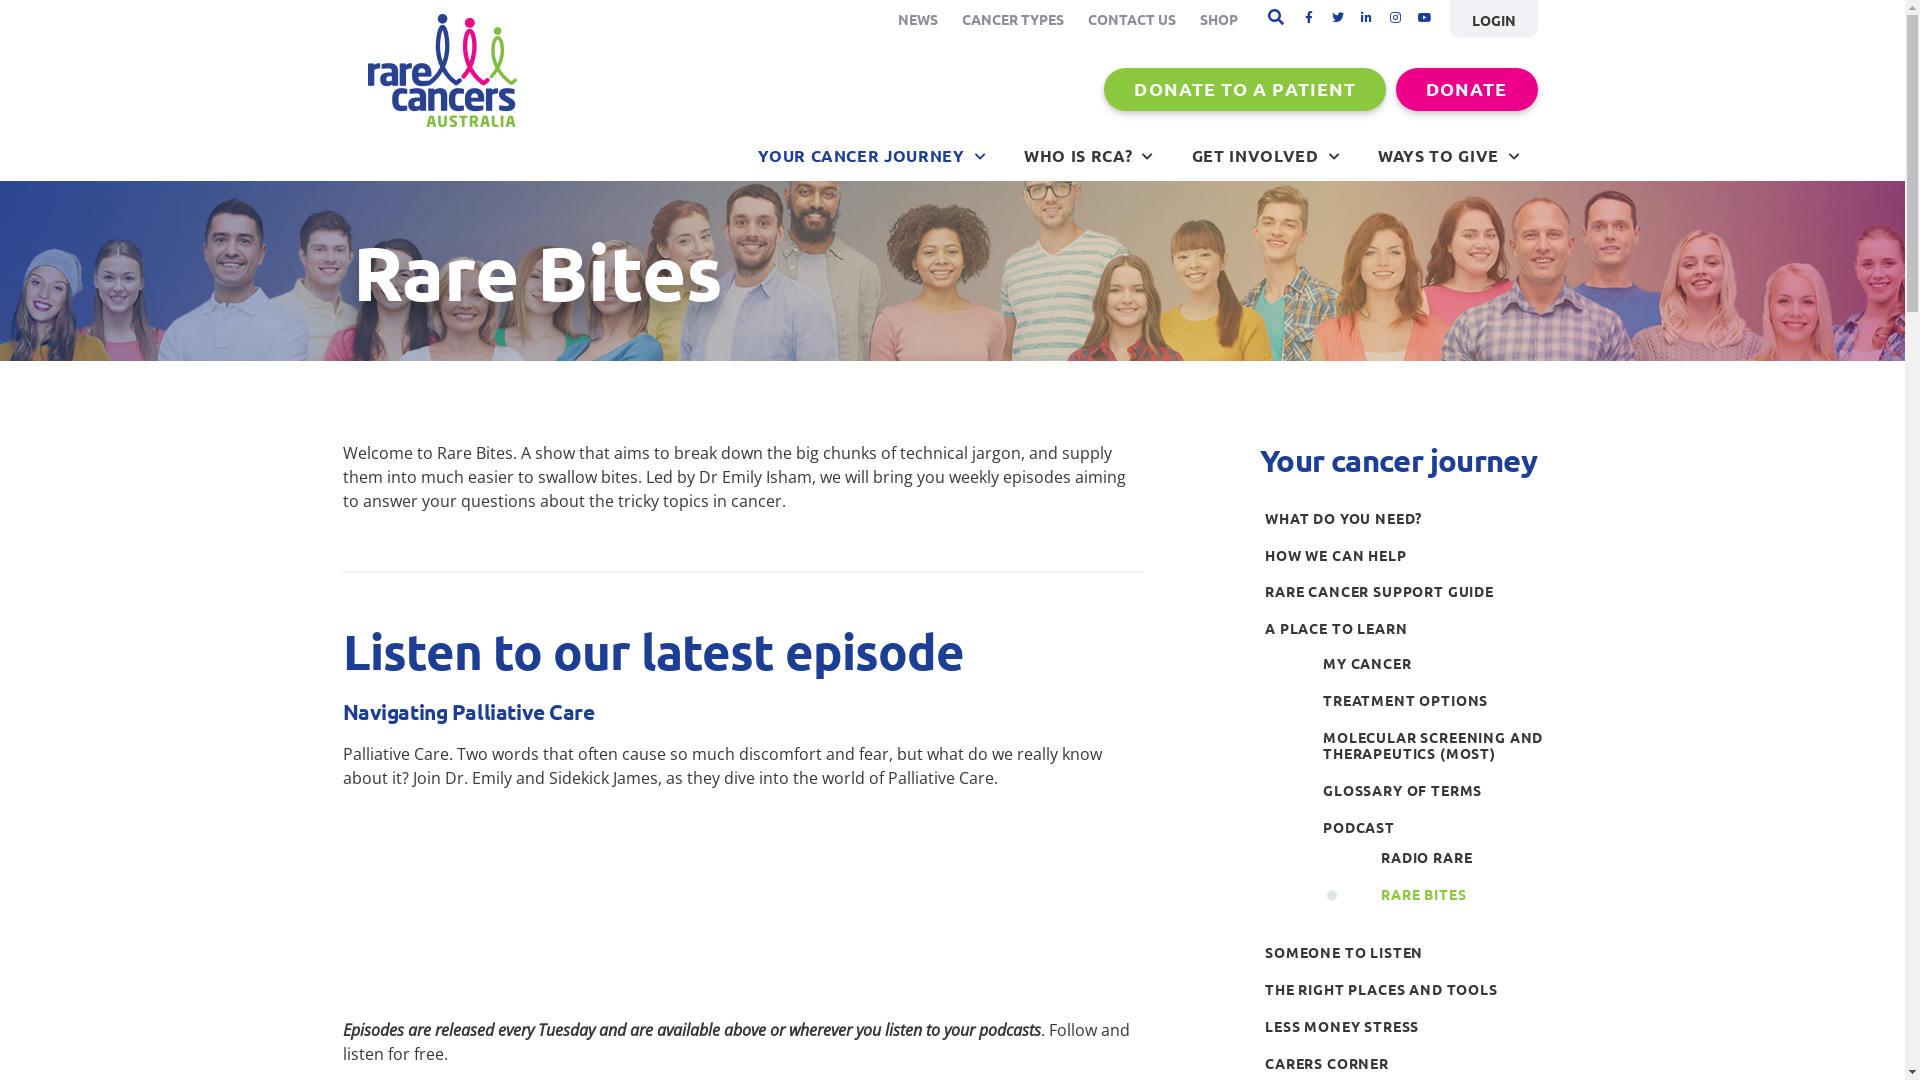 Image resolution: width=1920 pixels, height=1080 pixels. I want to click on 'RARE BITES', so click(1464, 893).